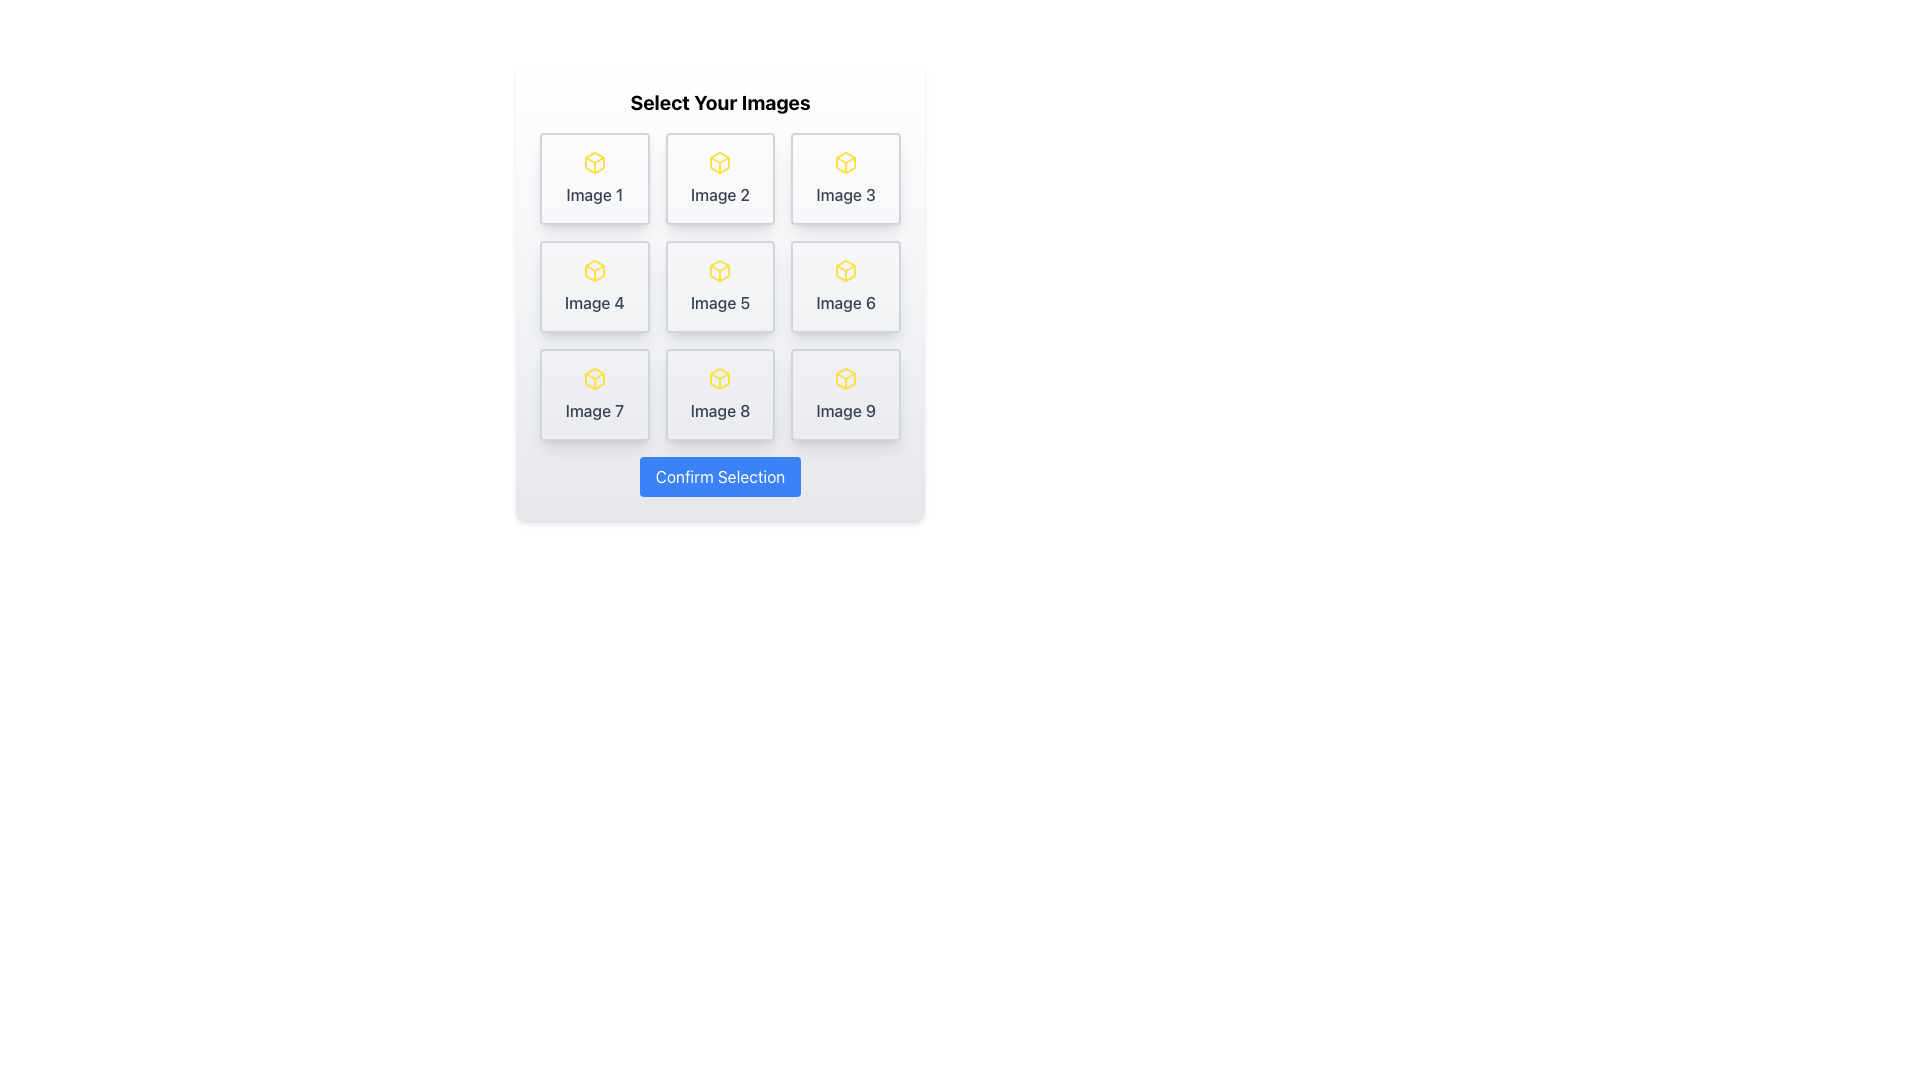  Describe the element at coordinates (593, 410) in the screenshot. I see `the Text label located in the bottom-left corner of the 3x3 grid, which serves as a descriptor for the associated icon` at that location.